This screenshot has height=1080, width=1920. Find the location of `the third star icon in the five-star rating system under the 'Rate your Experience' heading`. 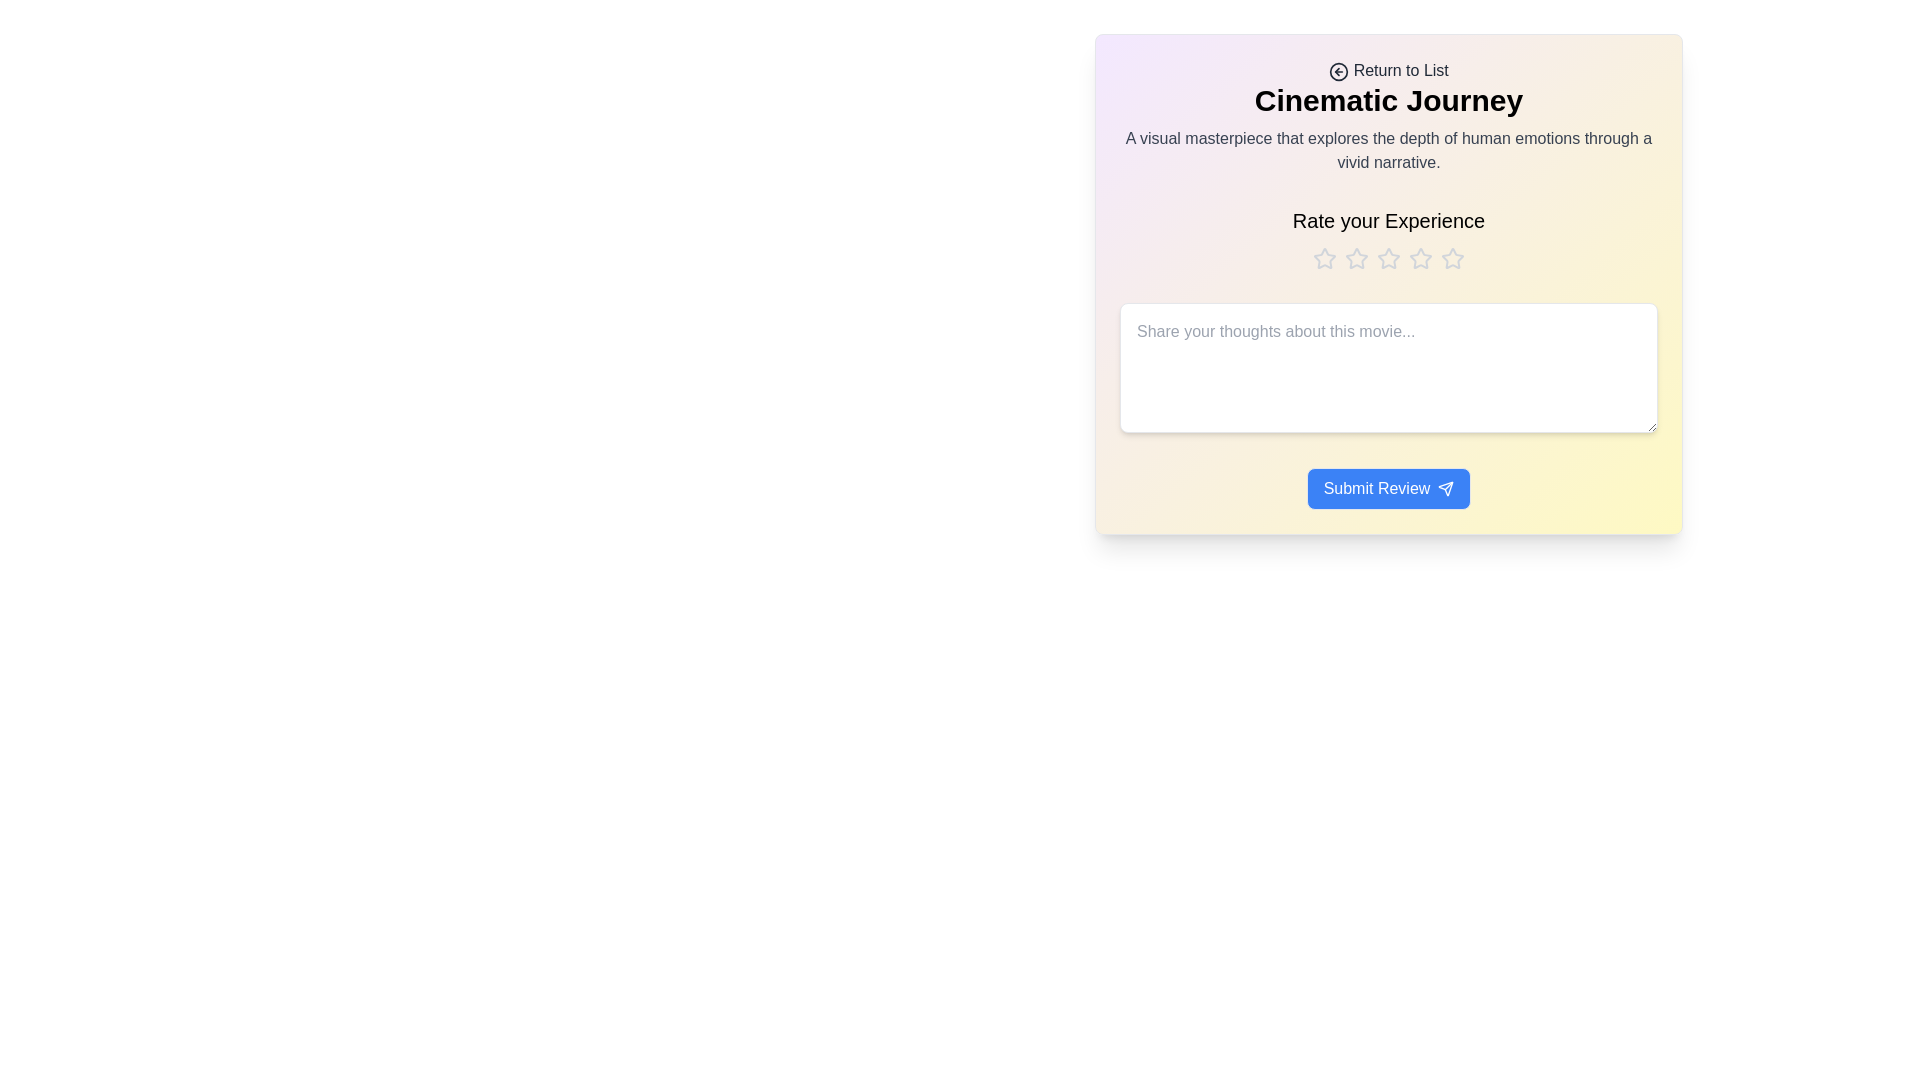

the third star icon in the five-star rating system under the 'Rate your Experience' heading is located at coordinates (1387, 257).